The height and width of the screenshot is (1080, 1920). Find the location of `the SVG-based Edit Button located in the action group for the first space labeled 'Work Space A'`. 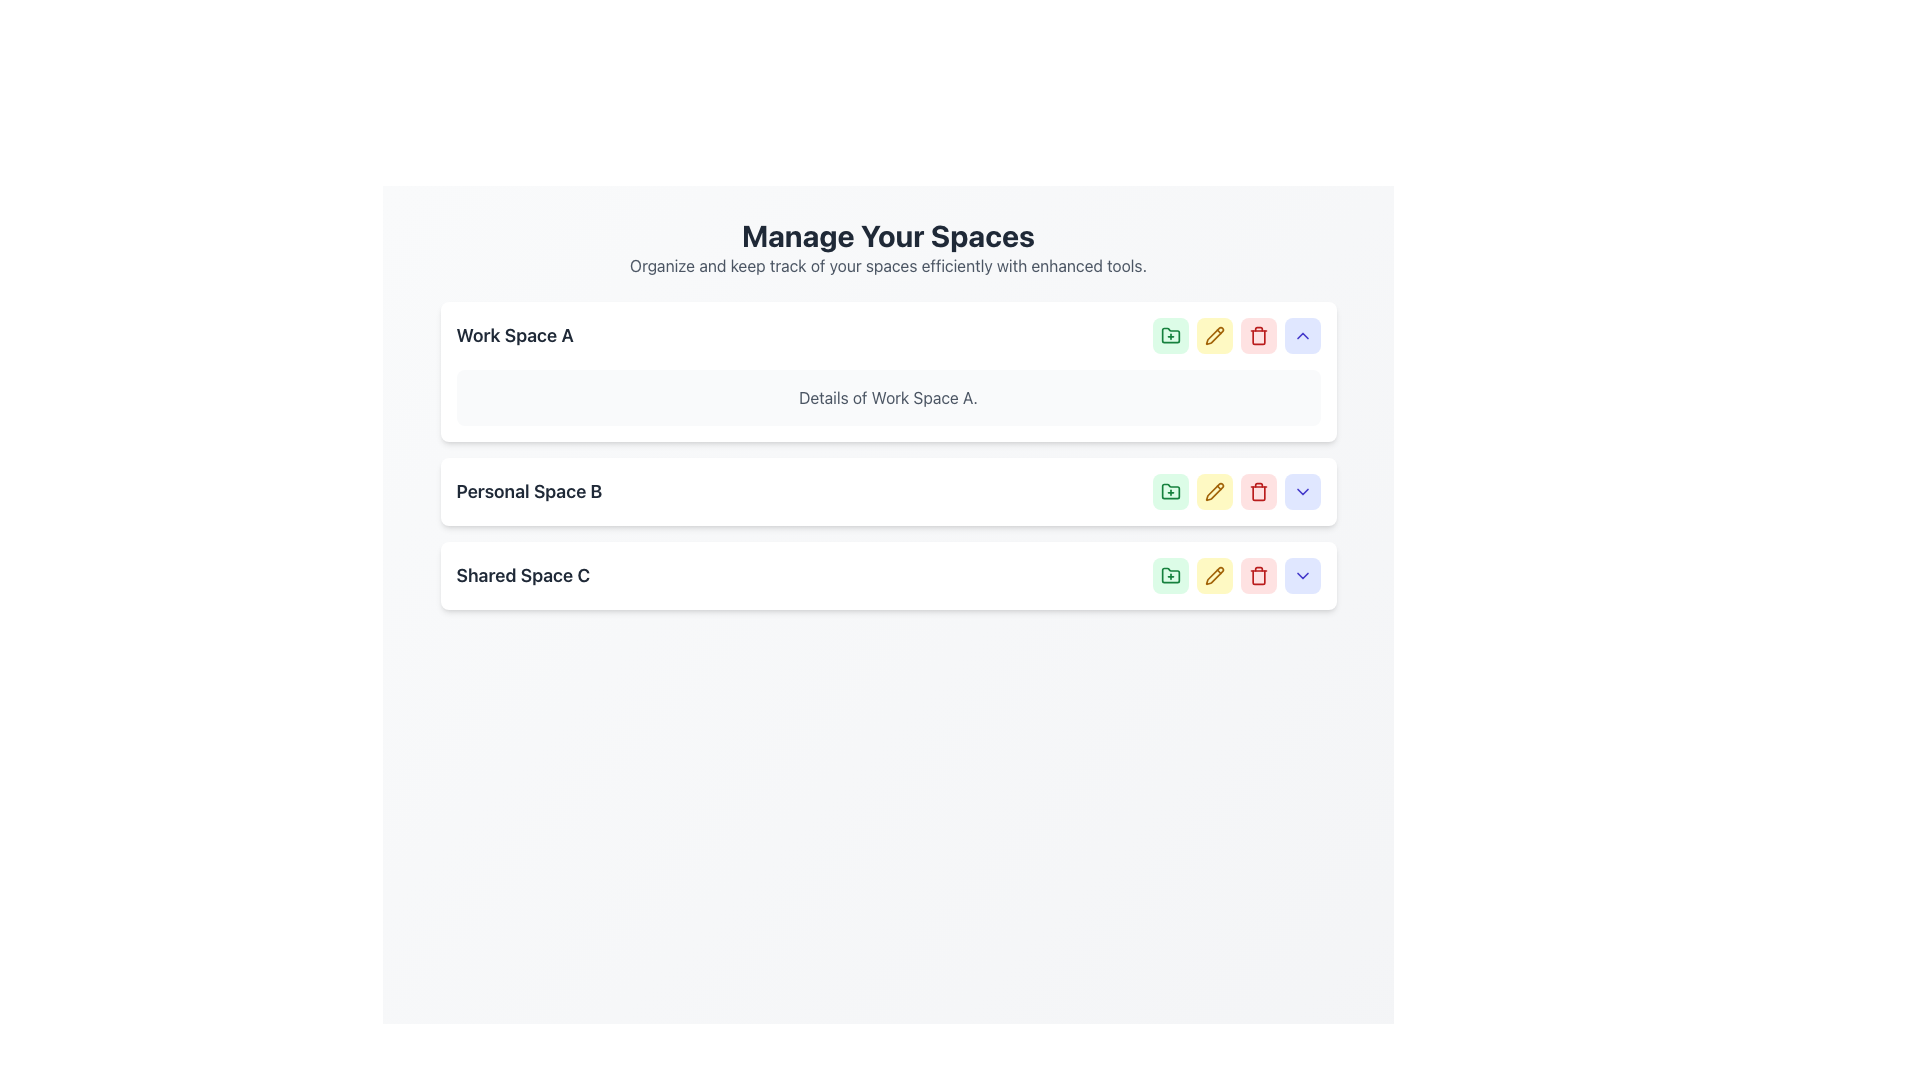

the SVG-based Edit Button located in the action group for the first space labeled 'Work Space A' is located at coordinates (1213, 334).